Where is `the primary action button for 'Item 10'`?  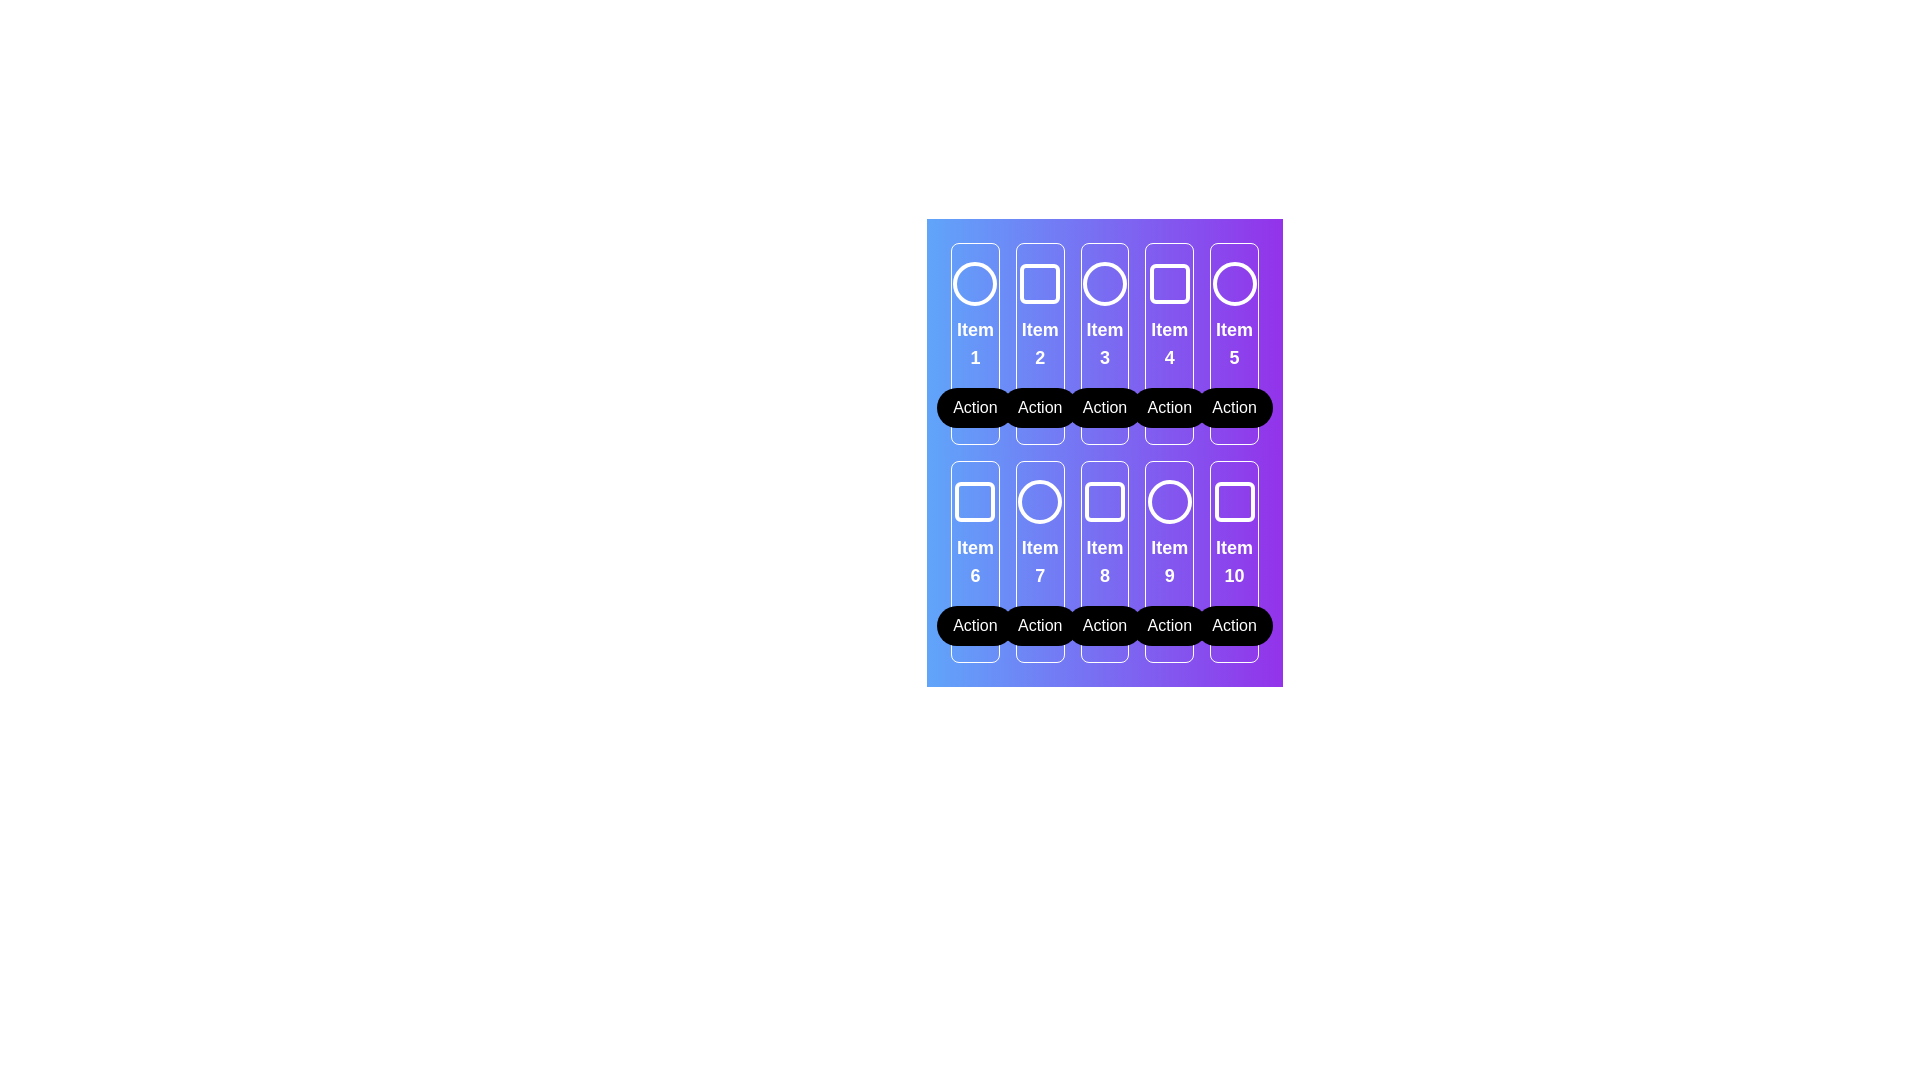
the primary action button for 'Item 10' is located at coordinates (1233, 624).